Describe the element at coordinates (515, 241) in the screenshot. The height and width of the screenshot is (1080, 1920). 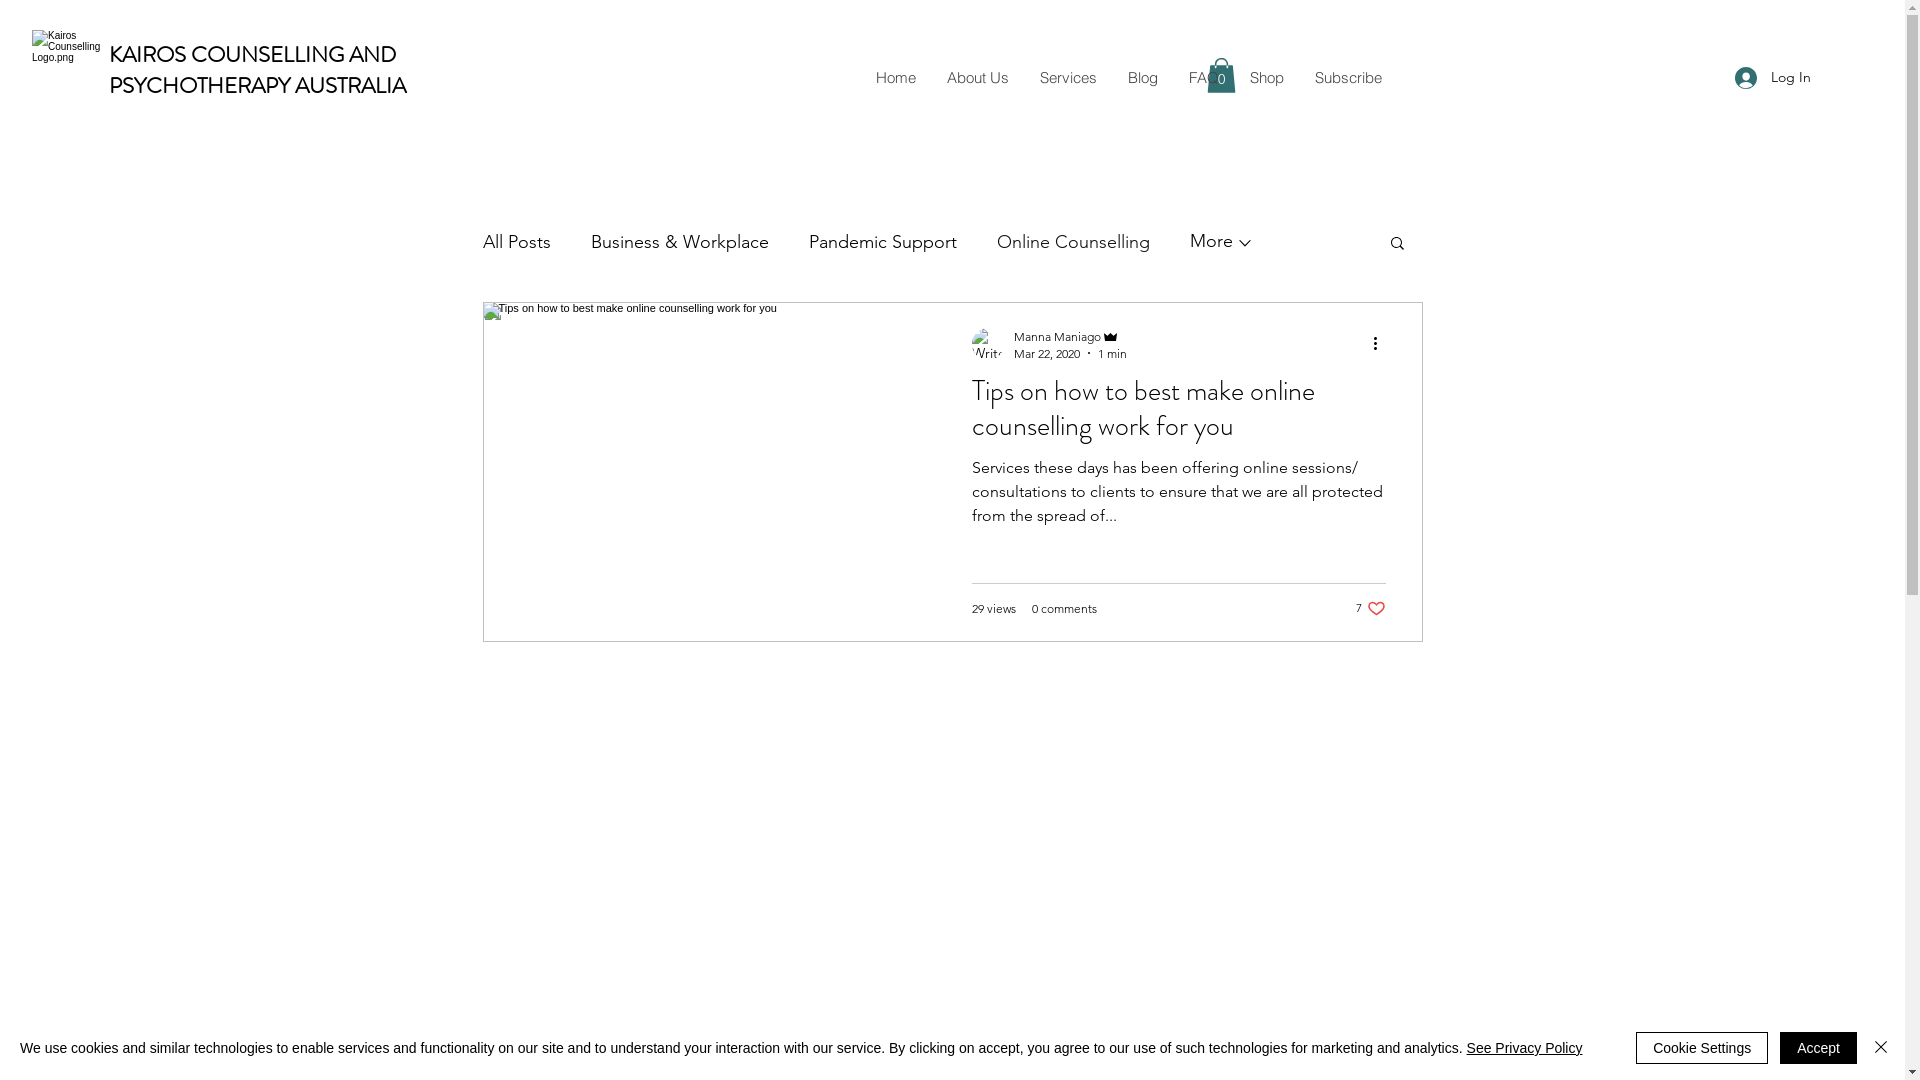
I see `'All Posts'` at that location.